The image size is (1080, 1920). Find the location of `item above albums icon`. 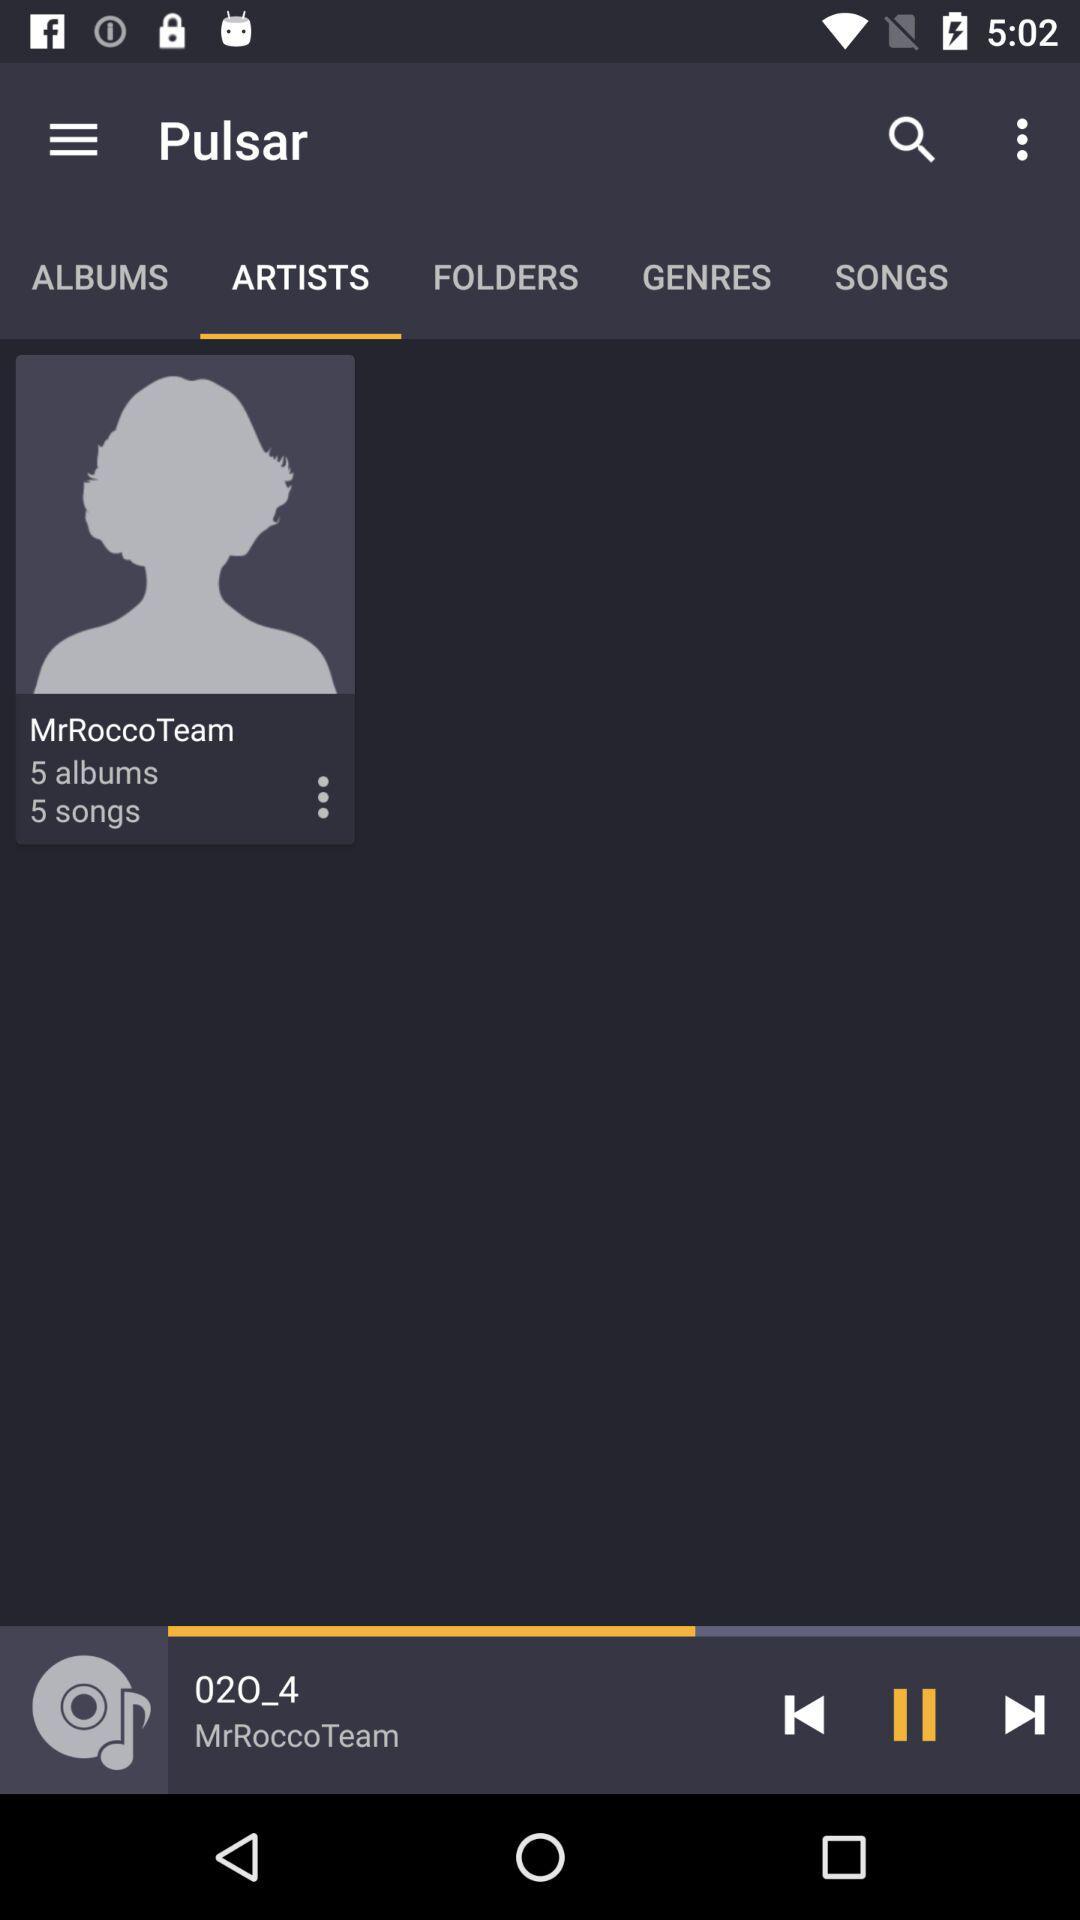

item above albums icon is located at coordinates (72, 138).